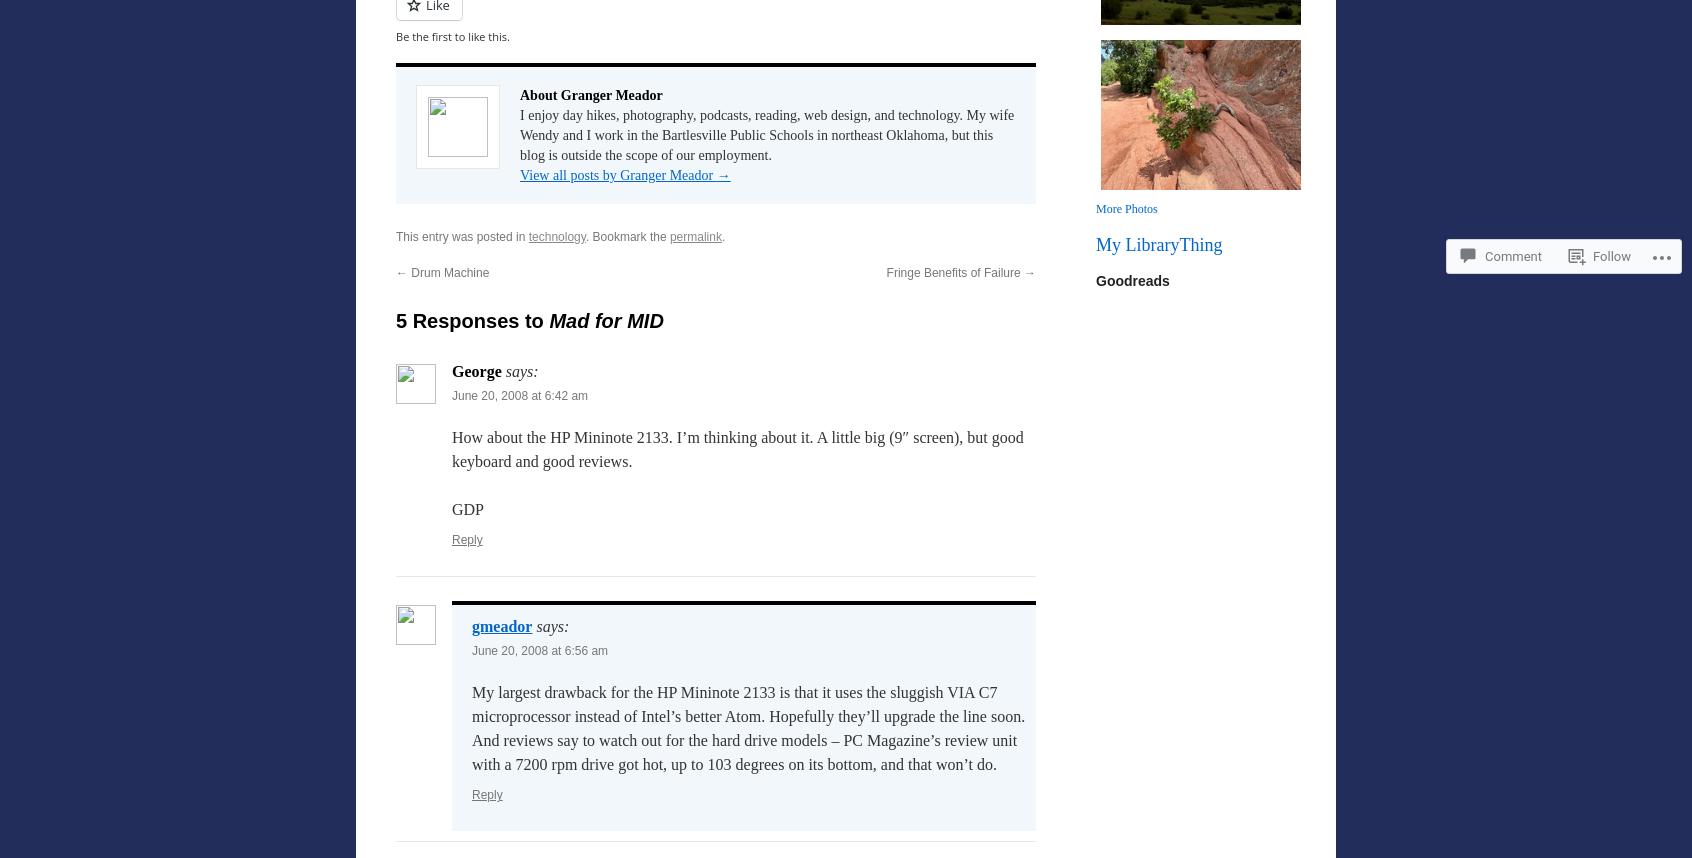 Image resolution: width=1692 pixels, height=858 pixels. What do you see at coordinates (502, 626) in the screenshot?
I see `'gmeador'` at bounding box center [502, 626].